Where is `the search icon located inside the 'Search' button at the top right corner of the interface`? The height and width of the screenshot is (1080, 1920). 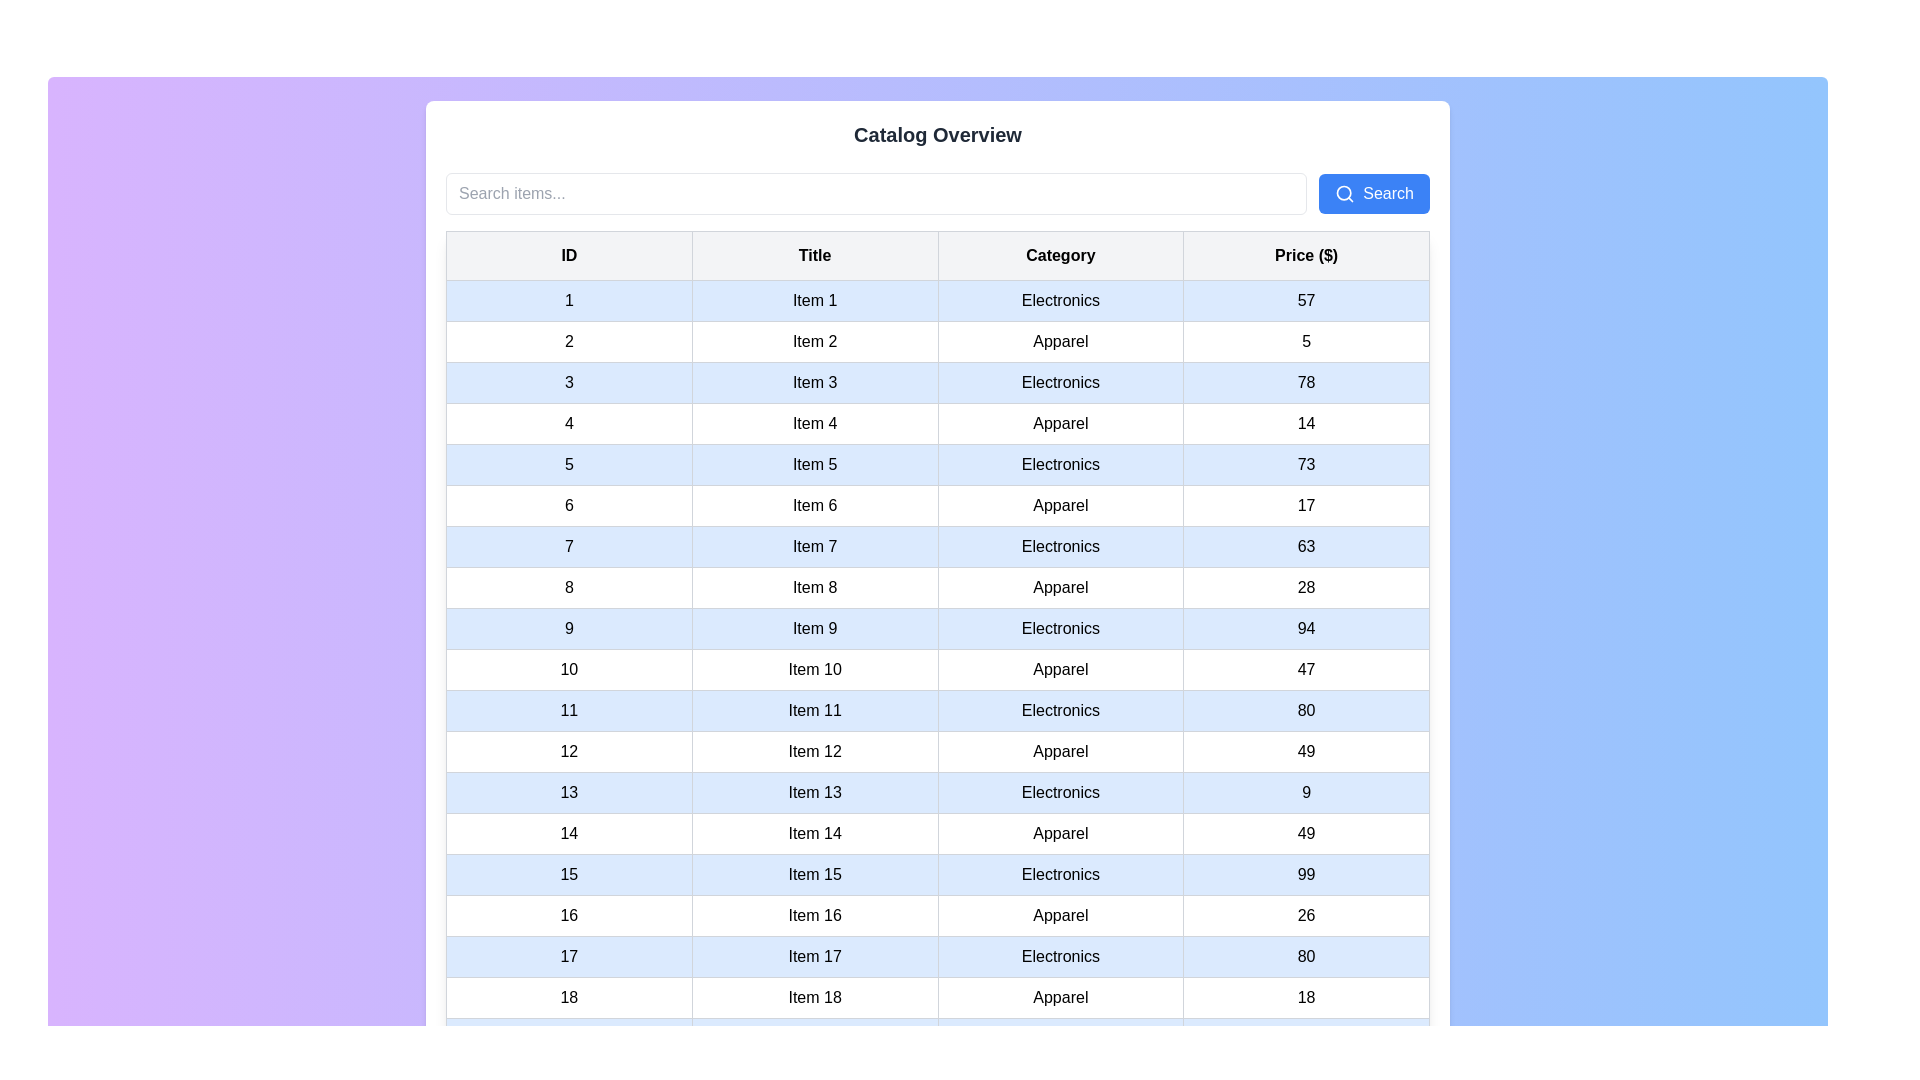 the search icon located inside the 'Search' button at the top right corner of the interface is located at coordinates (1345, 193).